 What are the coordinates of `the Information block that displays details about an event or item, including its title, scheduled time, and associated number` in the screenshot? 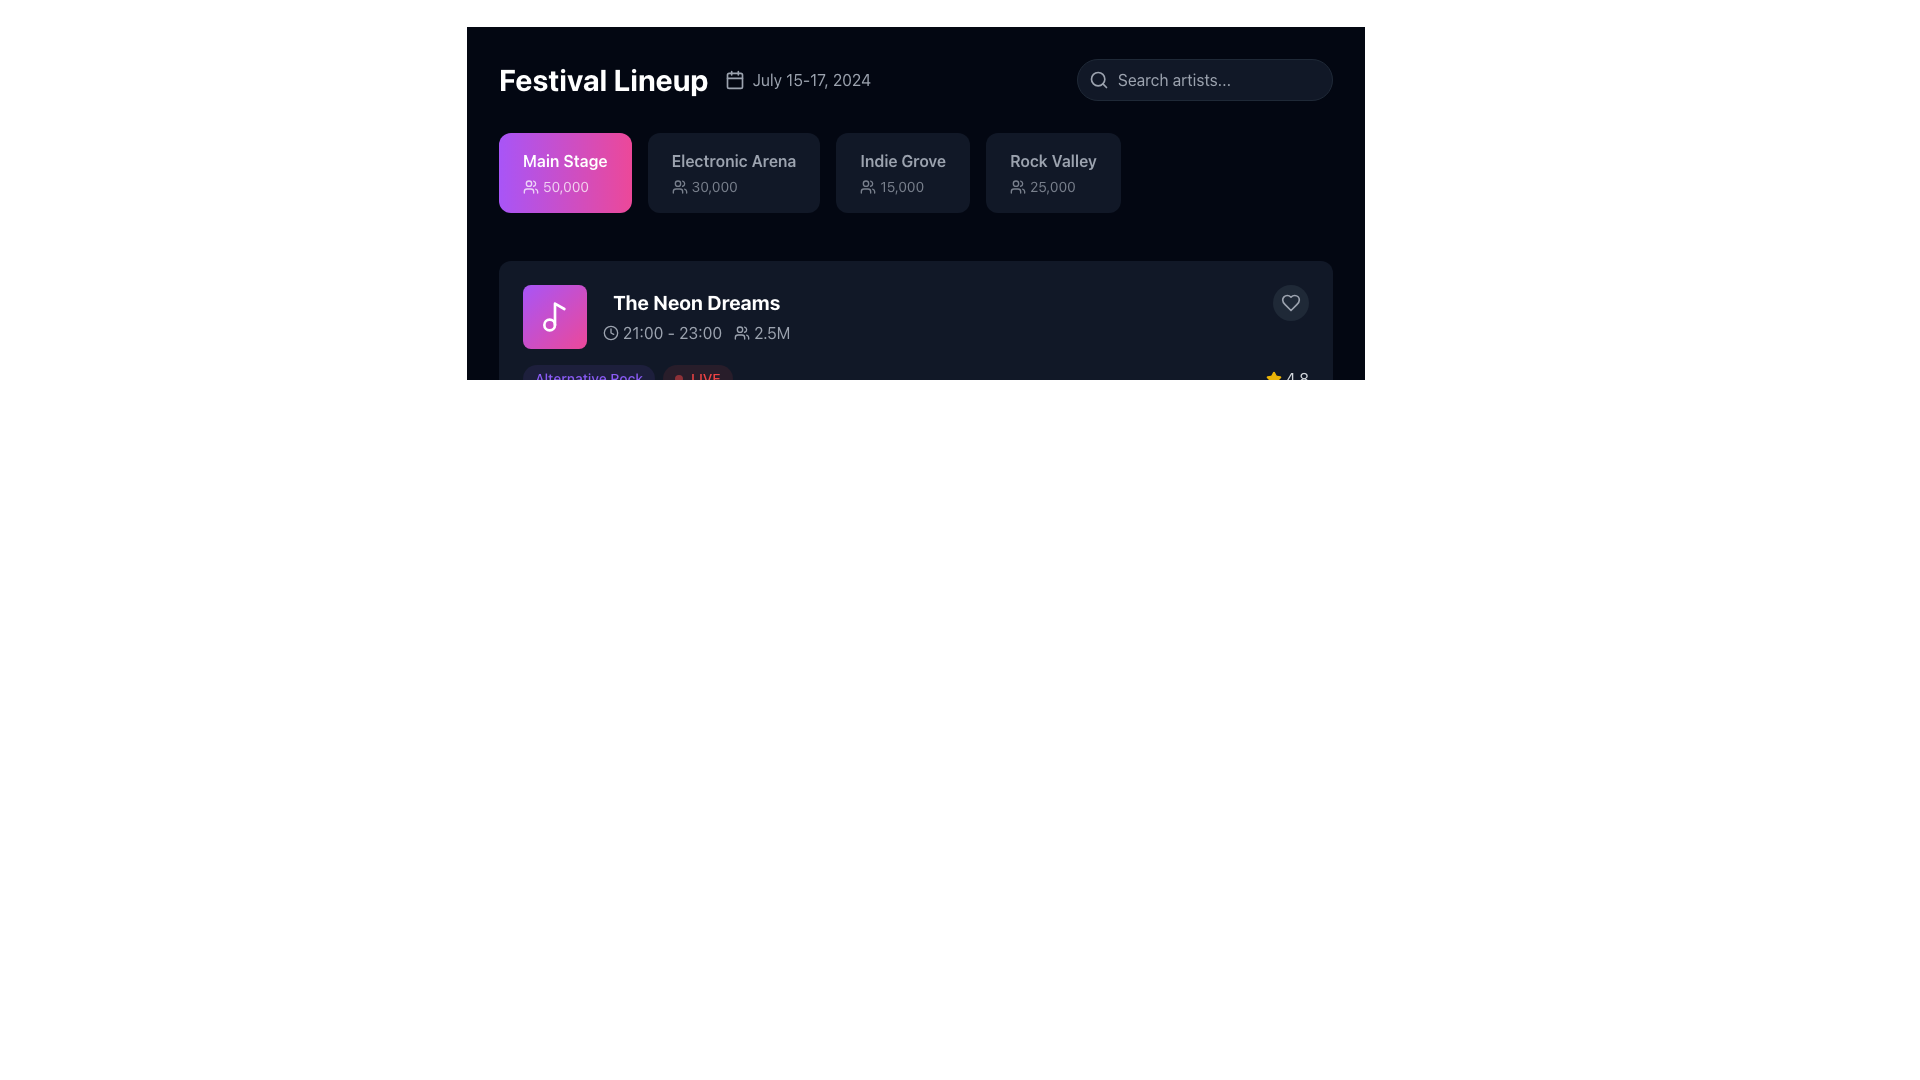 It's located at (915, 496).